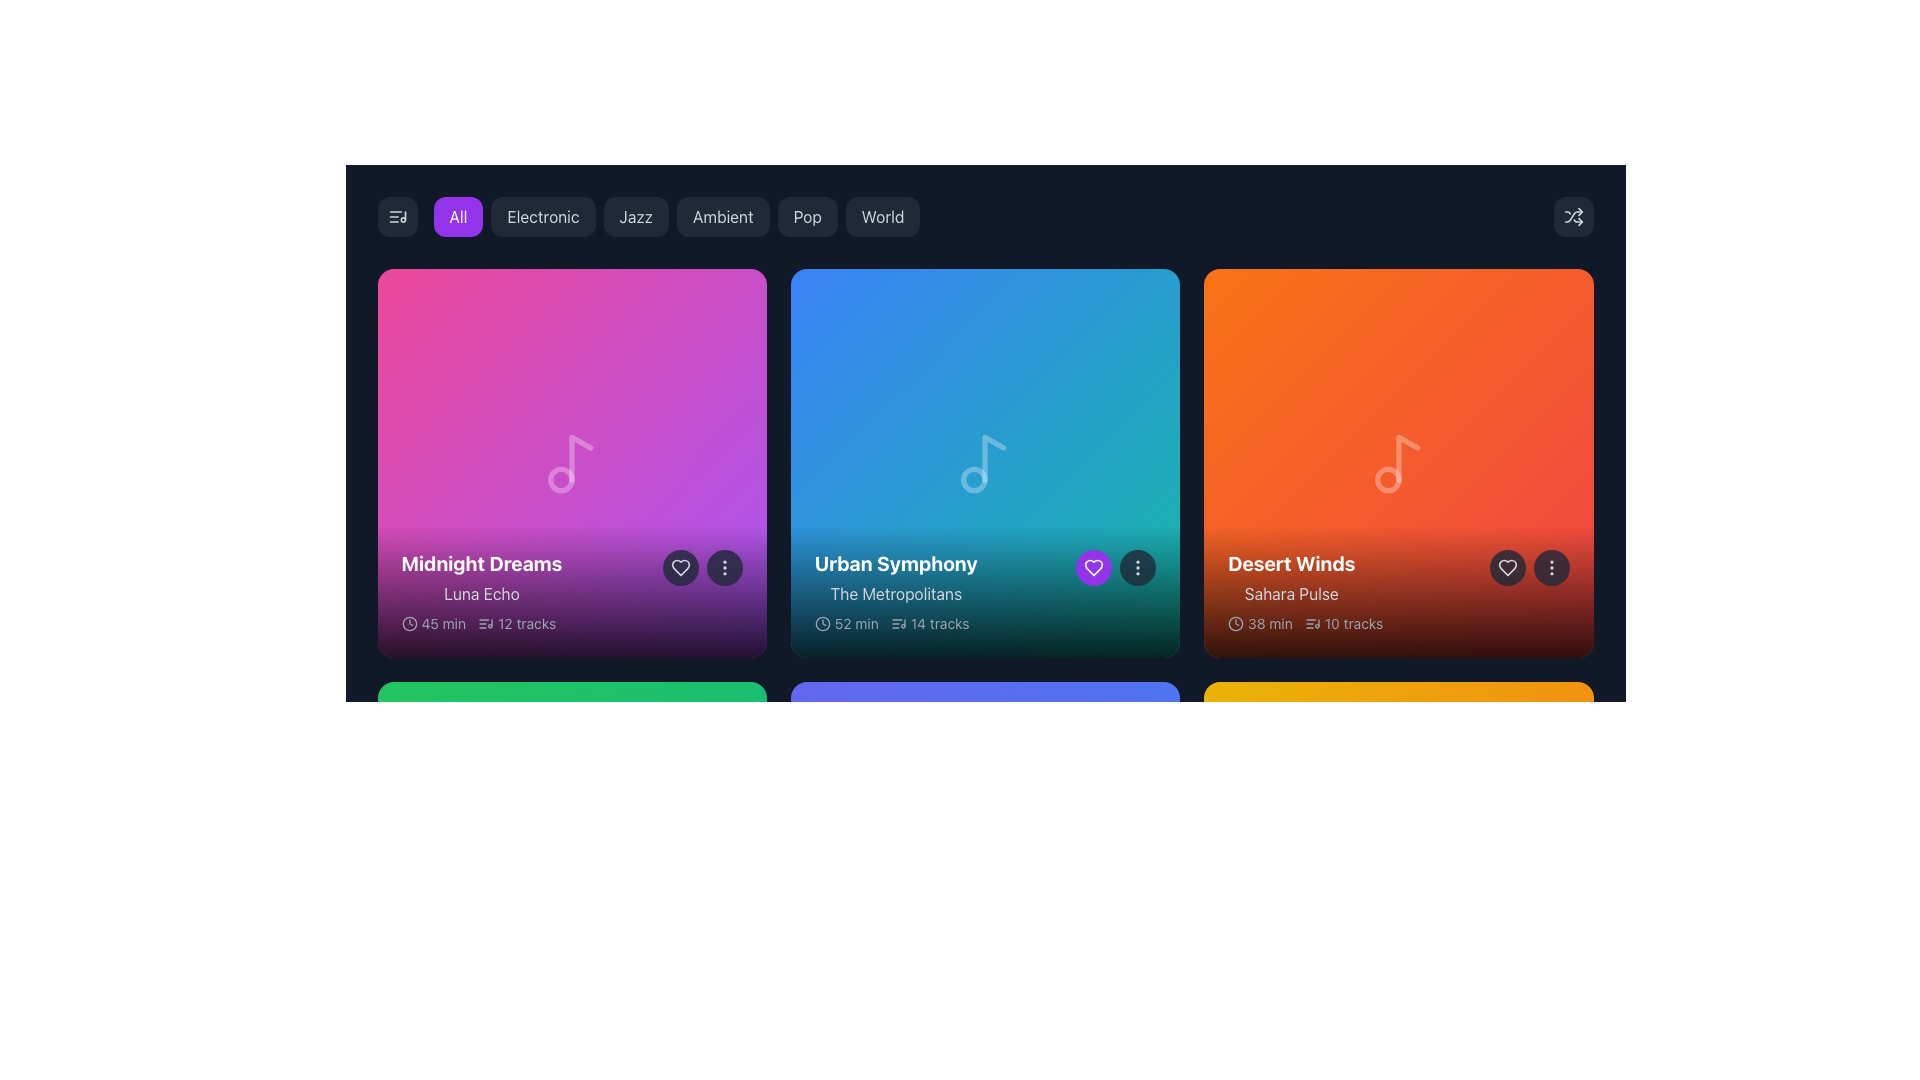 Image resolution: width=1920 pixels, height=1080 pixels. What do you see at coordinates (481, 578) in the screenshot?
I see `the text display component showcasing the title 'Midnight Dreams' and subtitle 'Luna Echo', located in the first card of the horizontally aligned card list` at bounding box center [481, 578].